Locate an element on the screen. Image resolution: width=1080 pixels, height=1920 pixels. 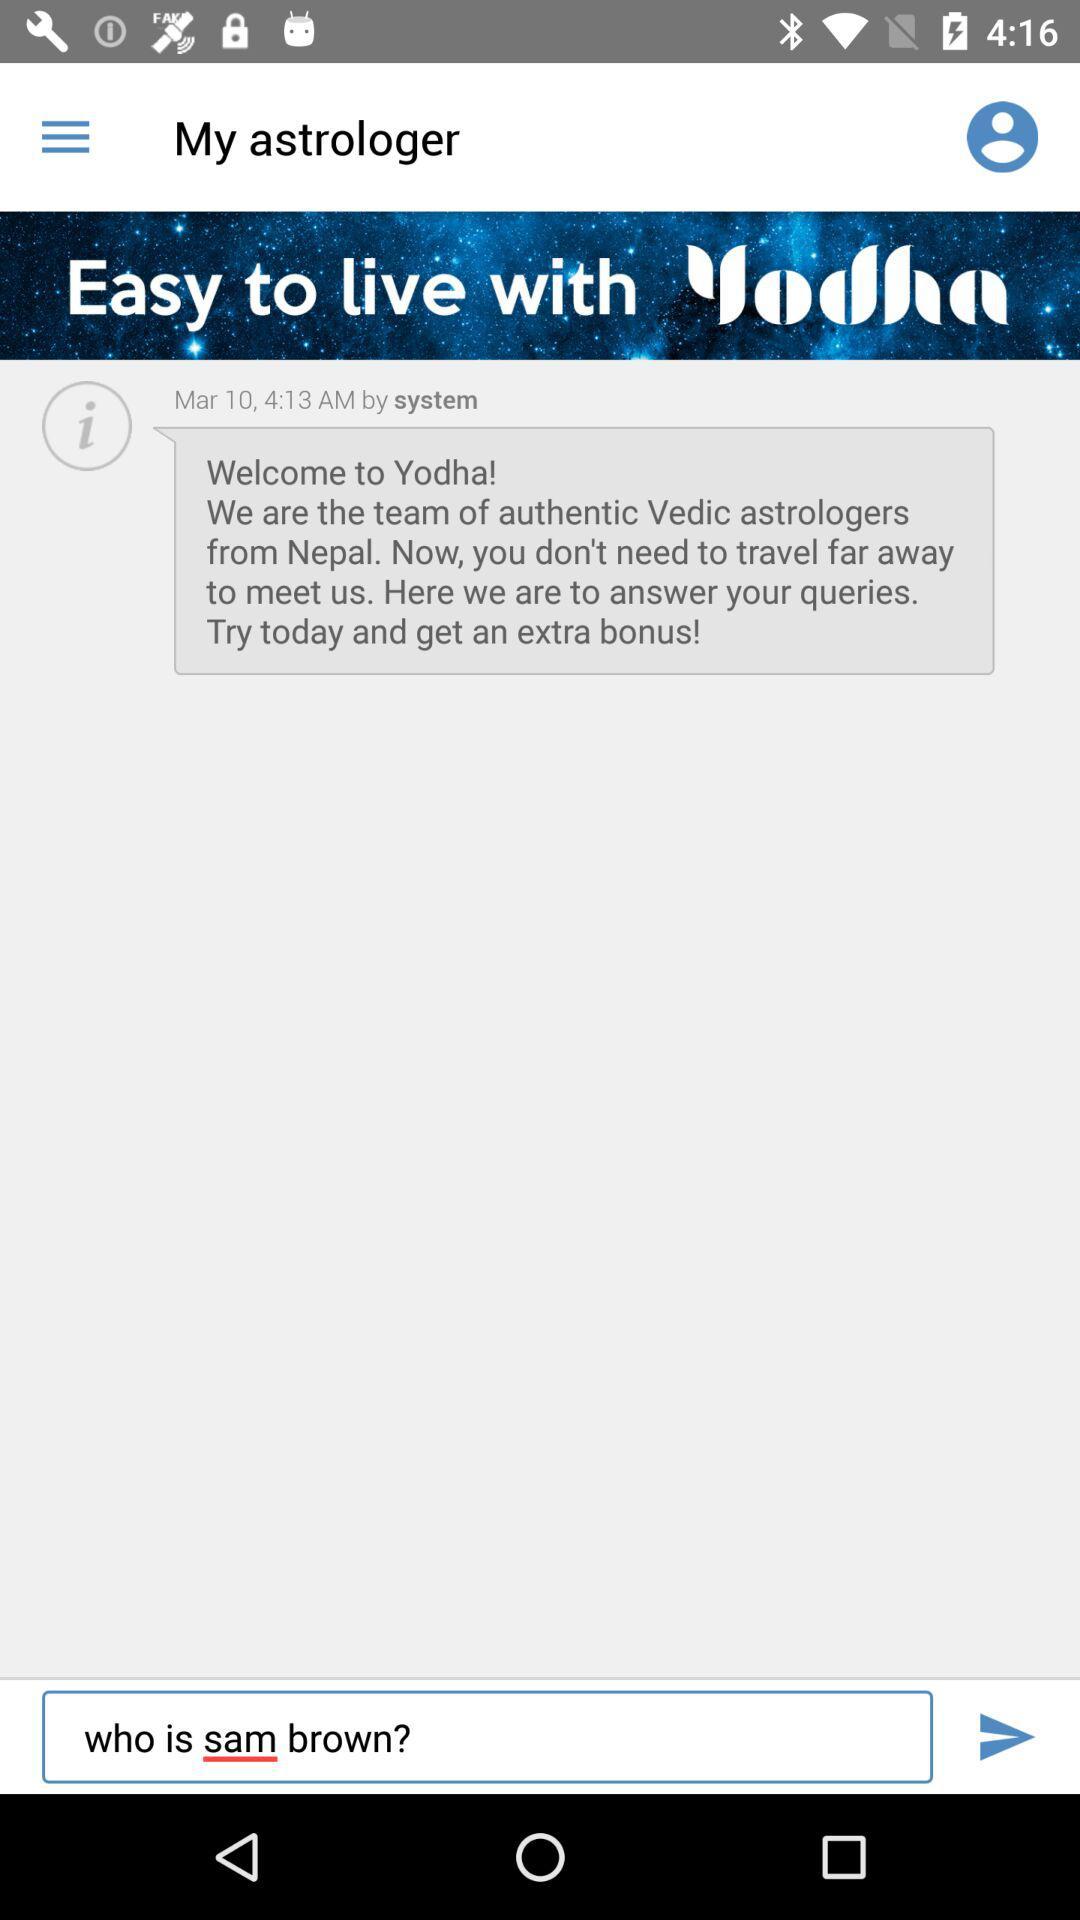
icon to the left of system icon is located at coordinates (281, 398).